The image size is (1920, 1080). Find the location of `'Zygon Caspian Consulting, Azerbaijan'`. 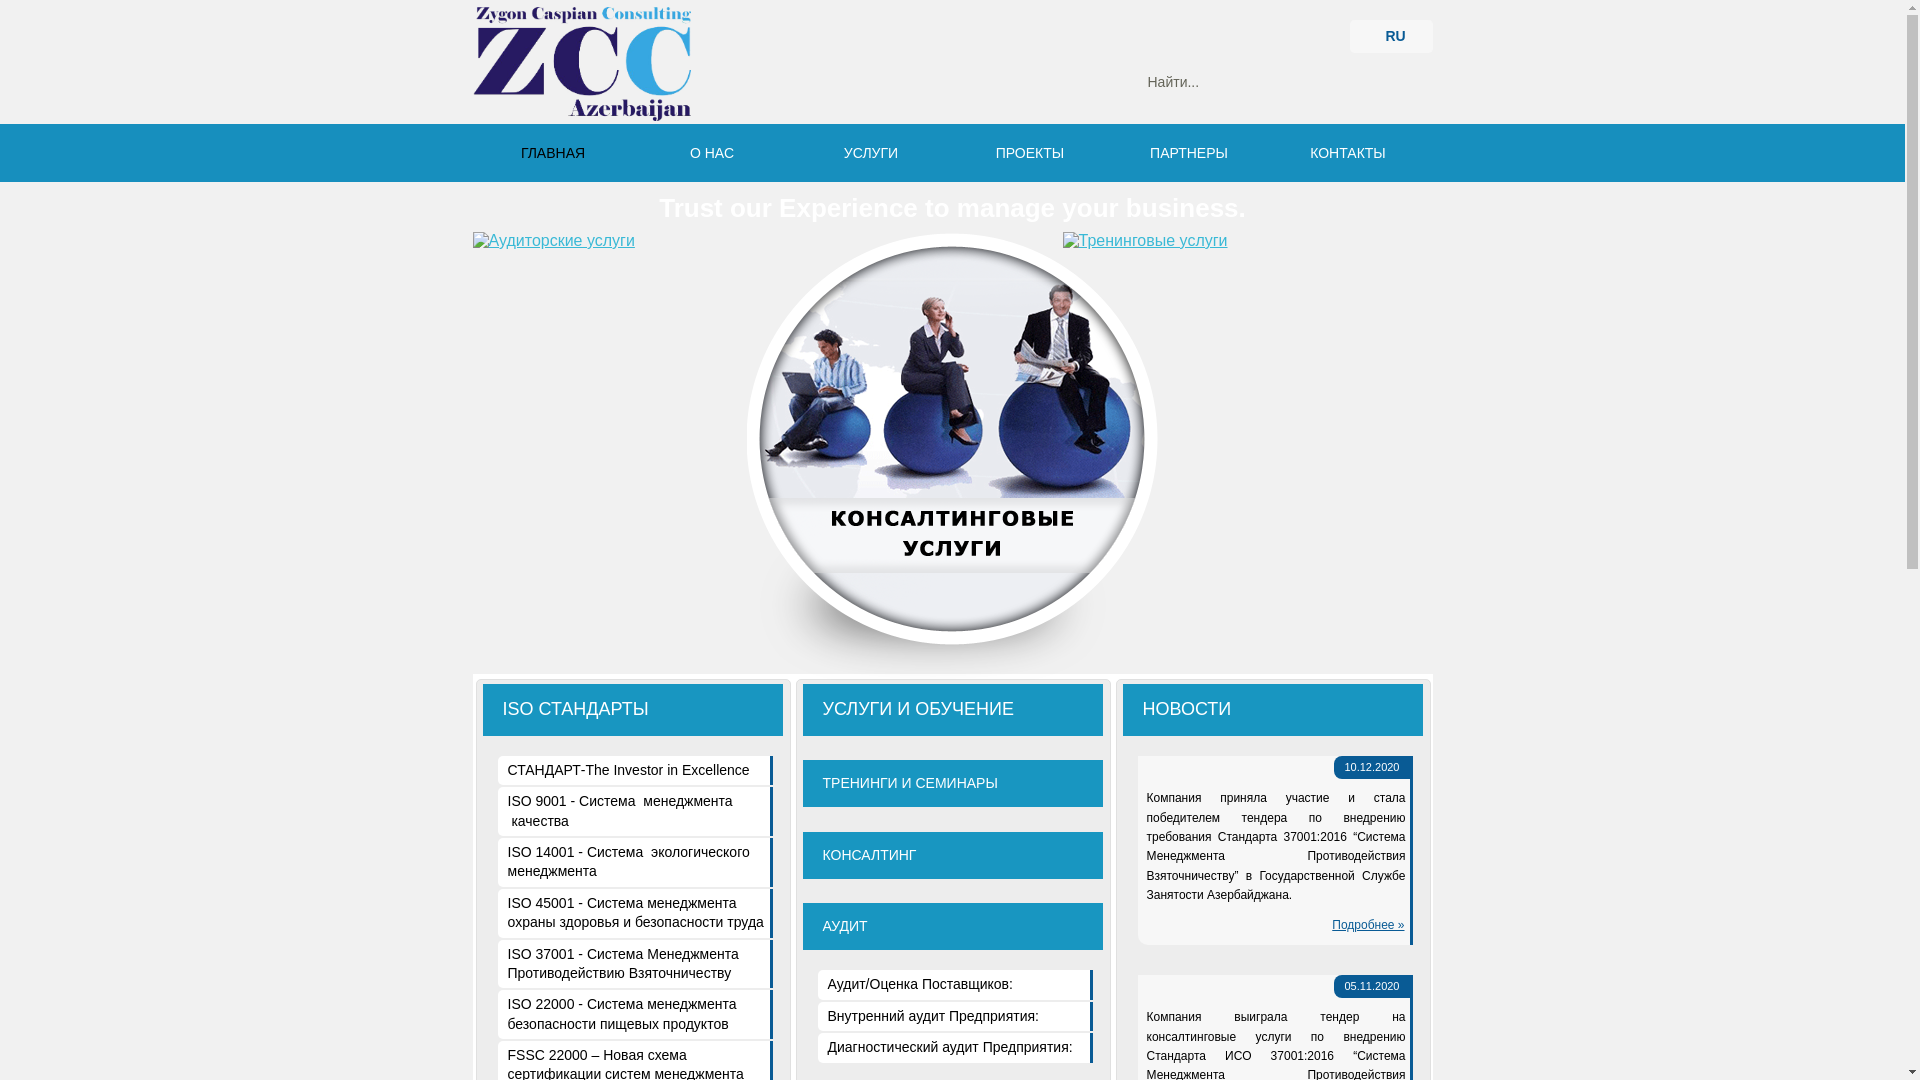

'Zygon Caspian Consulting, Azerbaijan' is located at coordinates (579, 63).